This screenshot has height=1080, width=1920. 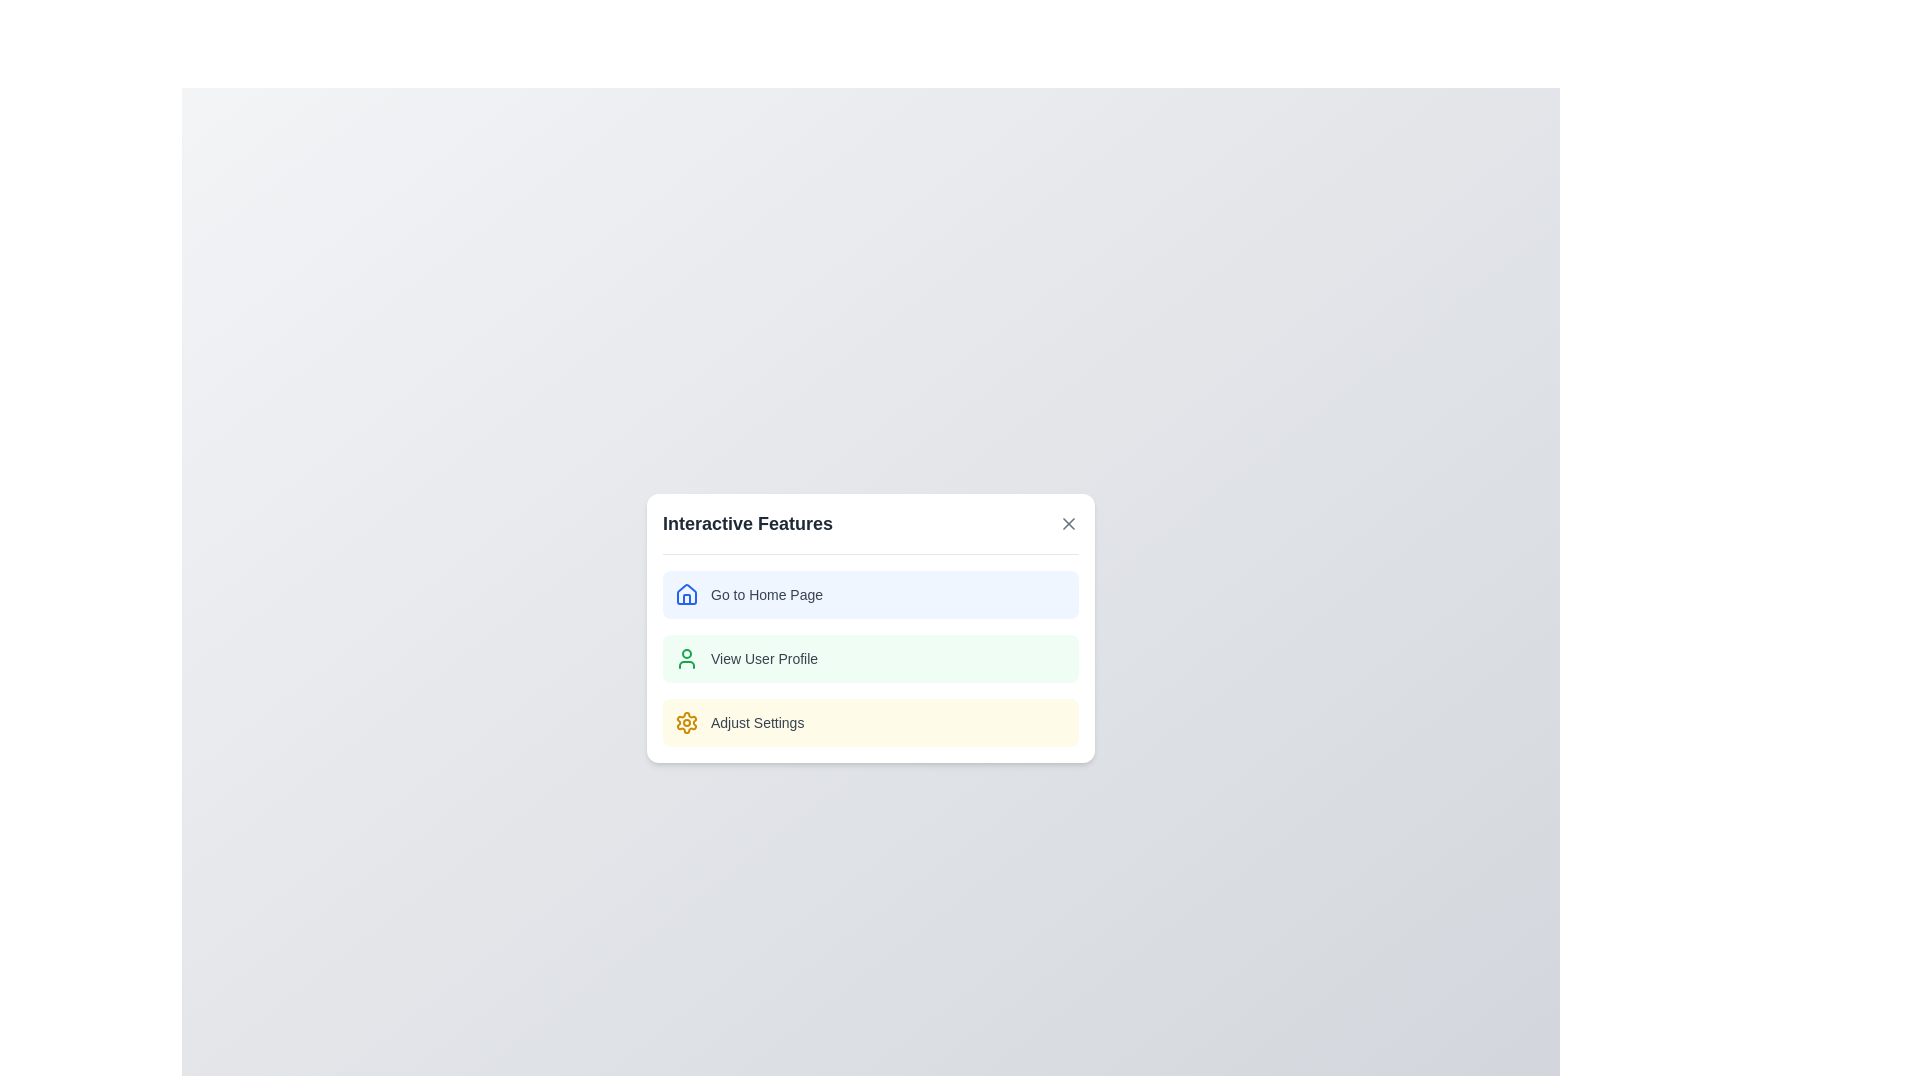 What do you see at coordinates (763, 658) in the screenshot?
I see `the Text Label that describes the user profile feature, located next to the user silhouette icon in the 'Interactive Features' selection box` at bounding box center [763, 658].